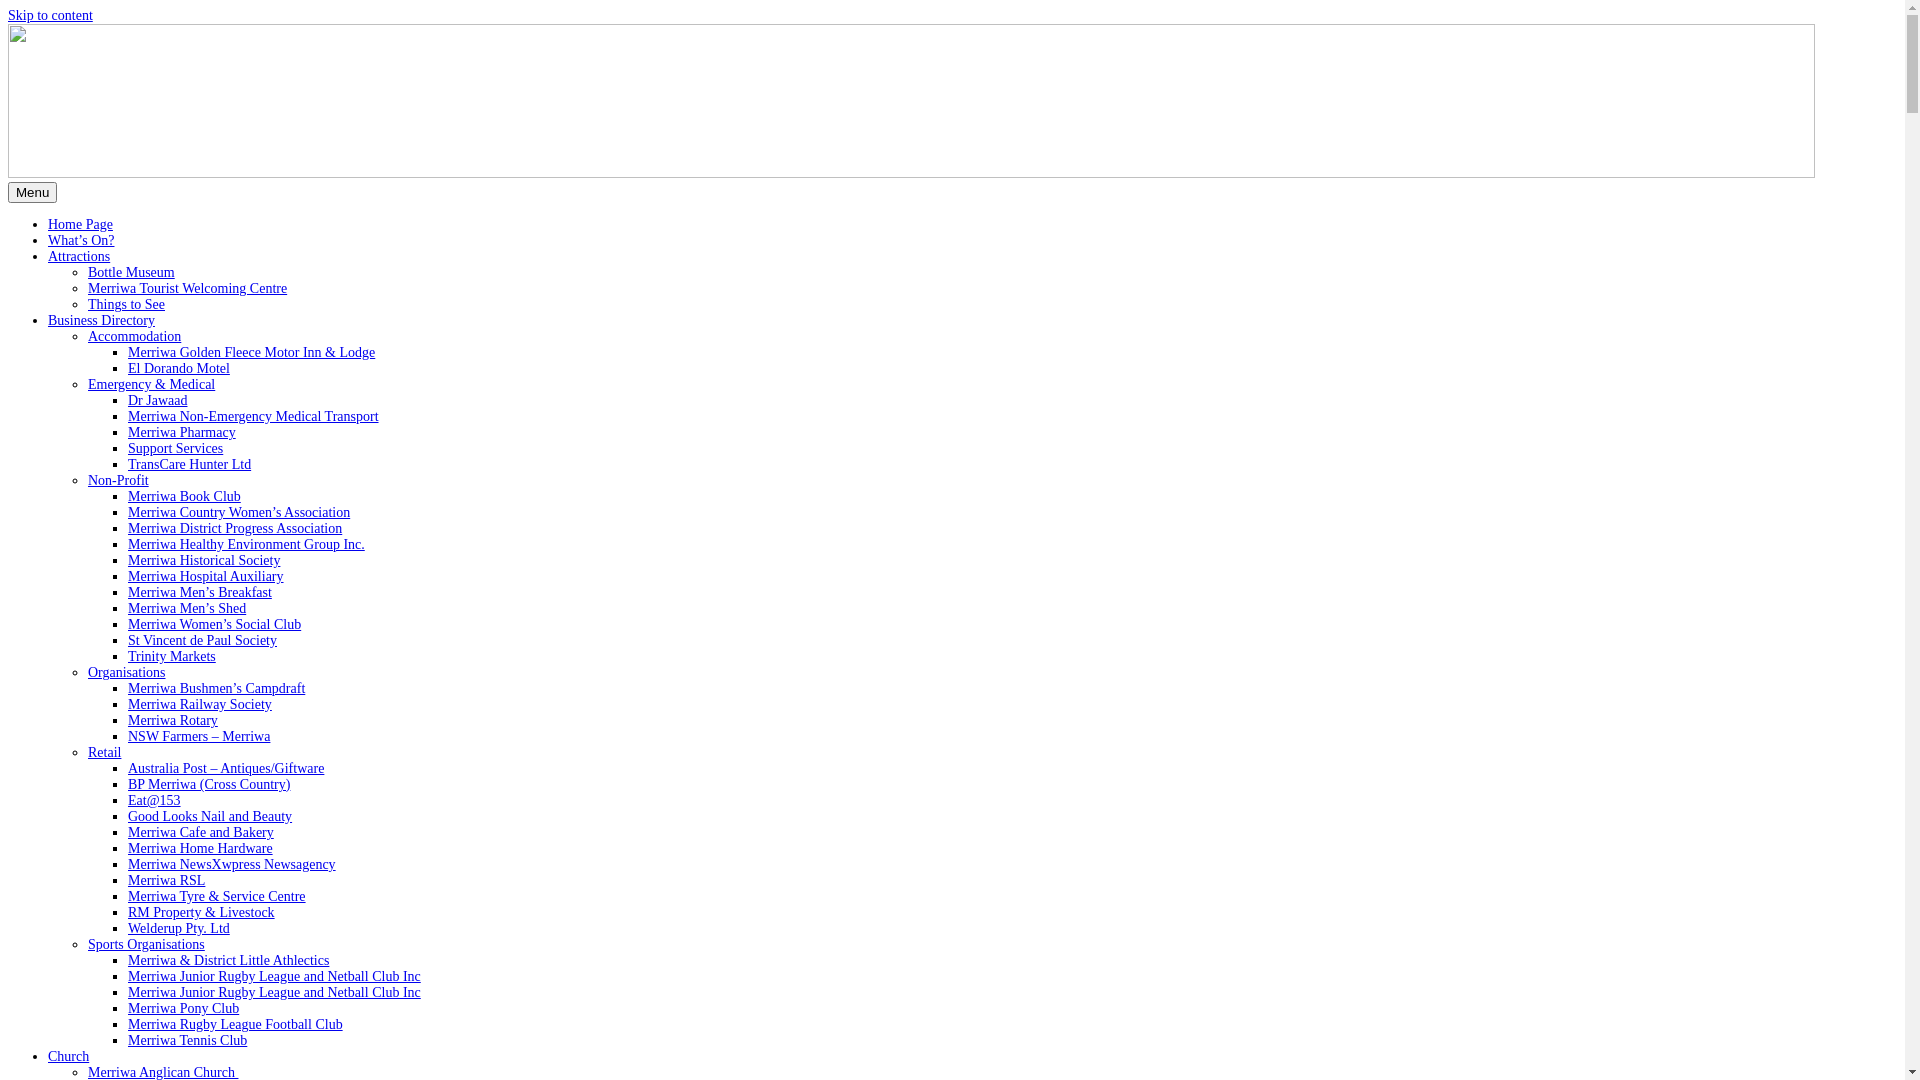 This screenshot has height=1080, width=1920. I want to click on 'Good Looks Nail and Beauty', so click(210, 816).